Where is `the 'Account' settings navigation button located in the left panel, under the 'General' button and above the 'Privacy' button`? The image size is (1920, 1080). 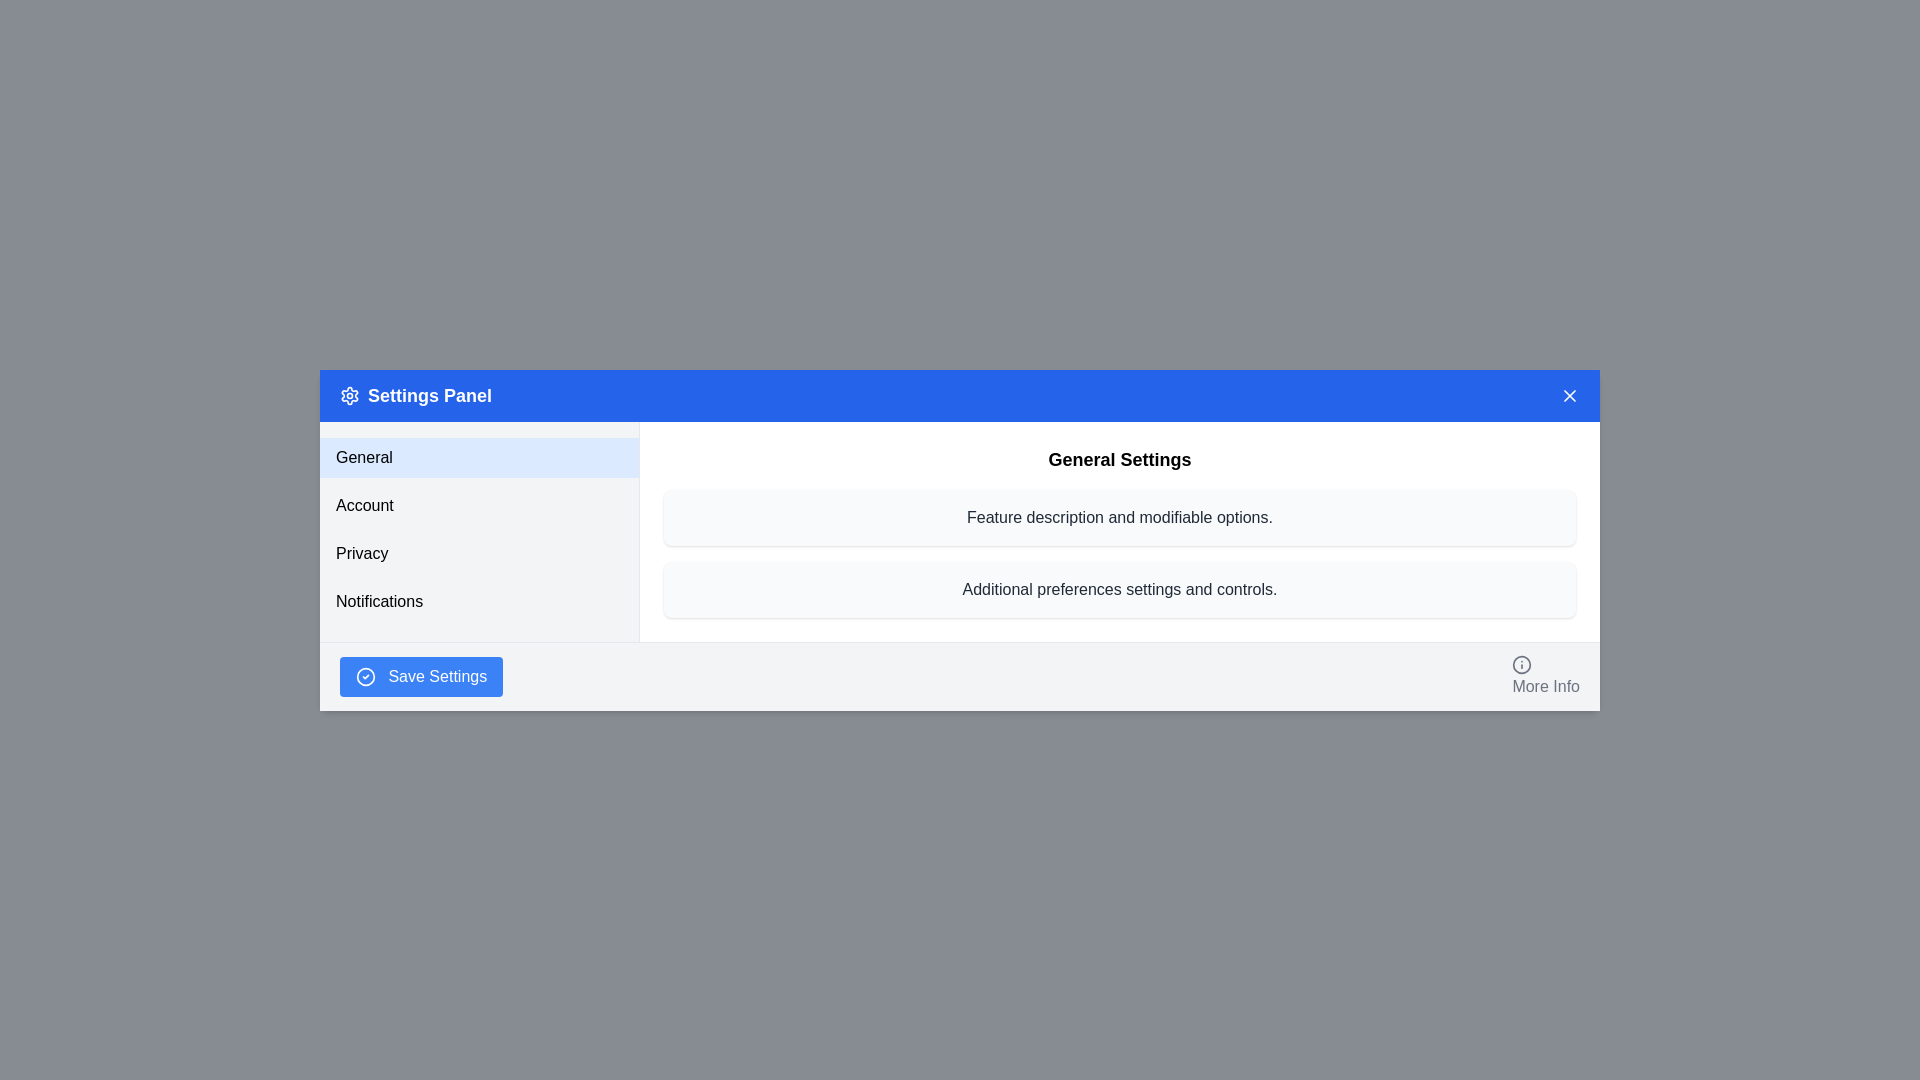 the 'Account' settings navigation button located in the left panel, under the 'General' button and above the 'Privacy' button is located at coordinates (478, 504).